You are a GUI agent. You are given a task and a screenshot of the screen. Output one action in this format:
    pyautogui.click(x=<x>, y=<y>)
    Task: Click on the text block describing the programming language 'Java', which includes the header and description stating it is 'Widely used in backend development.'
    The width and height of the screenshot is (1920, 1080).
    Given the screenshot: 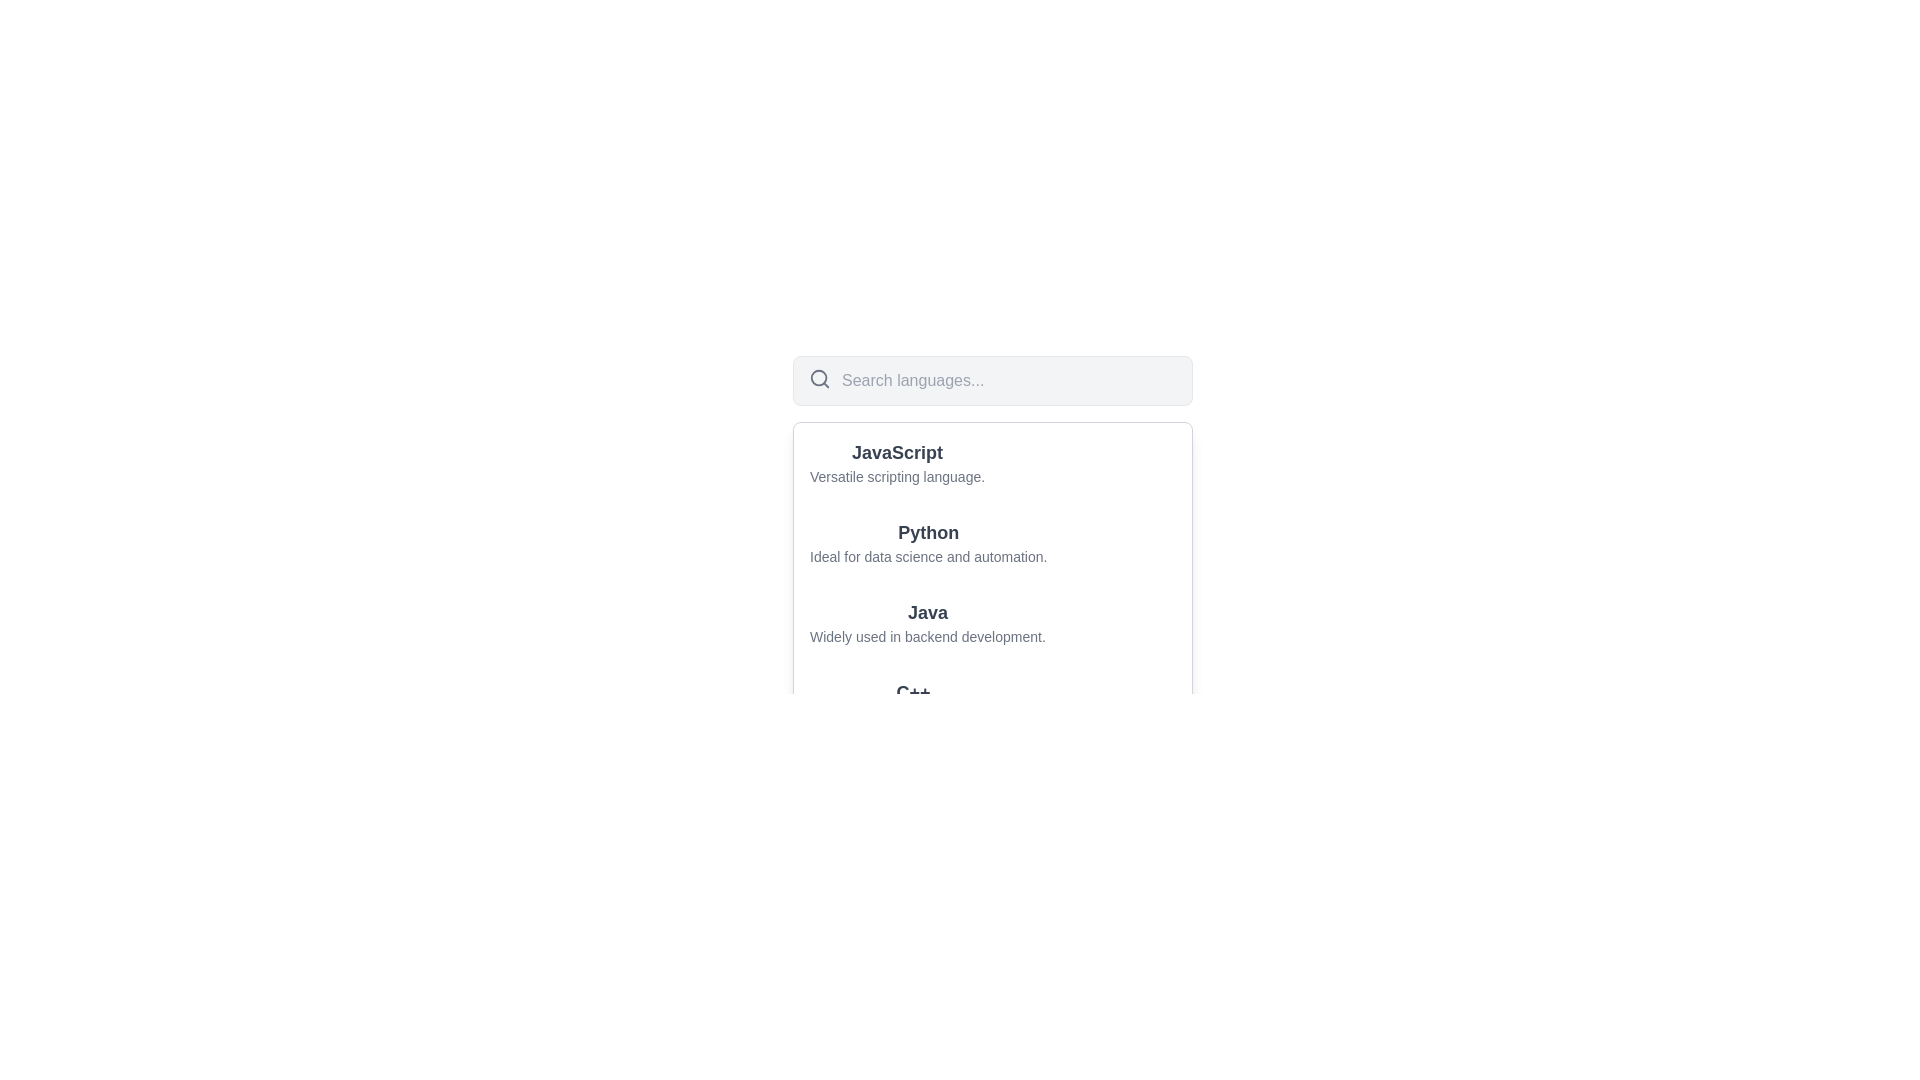 What is the action you would take?
    pyautogui.click(x=926, y=622)
    